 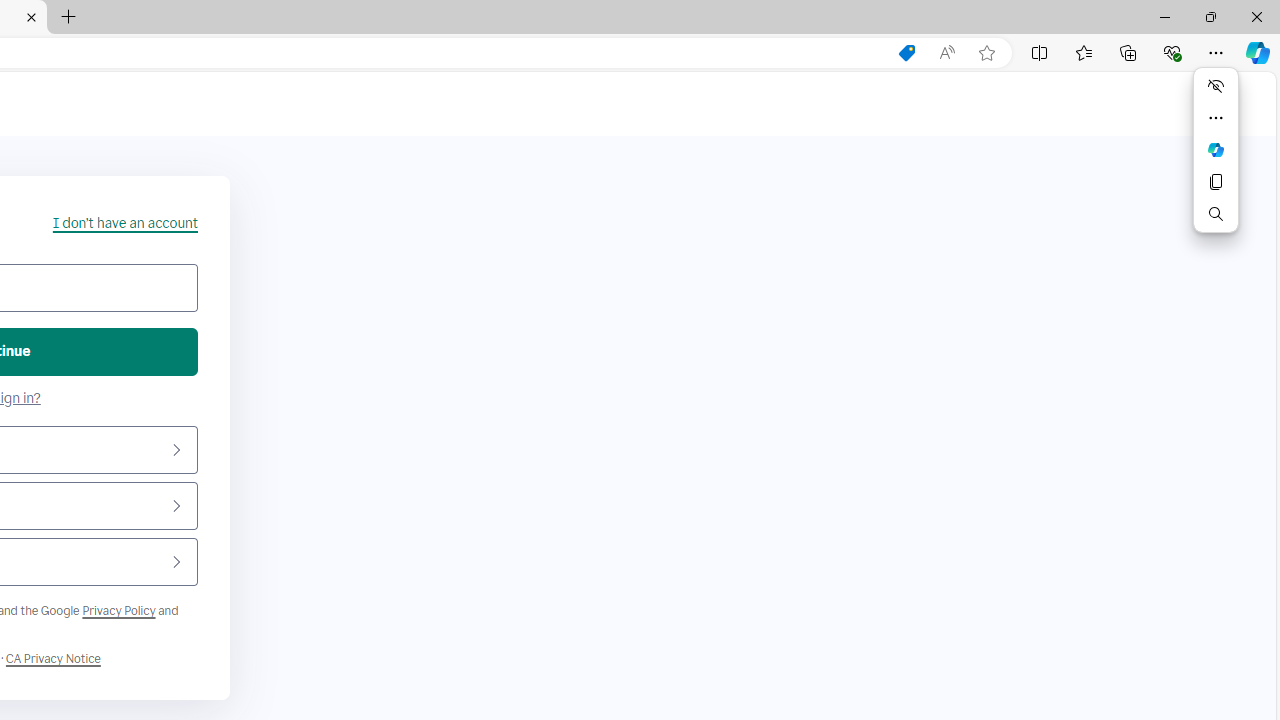 What do you see at coordinates (1215, 148) in the screenshot?
I see `'Mini menu on text selection'` at bounding box center [1215, 148].